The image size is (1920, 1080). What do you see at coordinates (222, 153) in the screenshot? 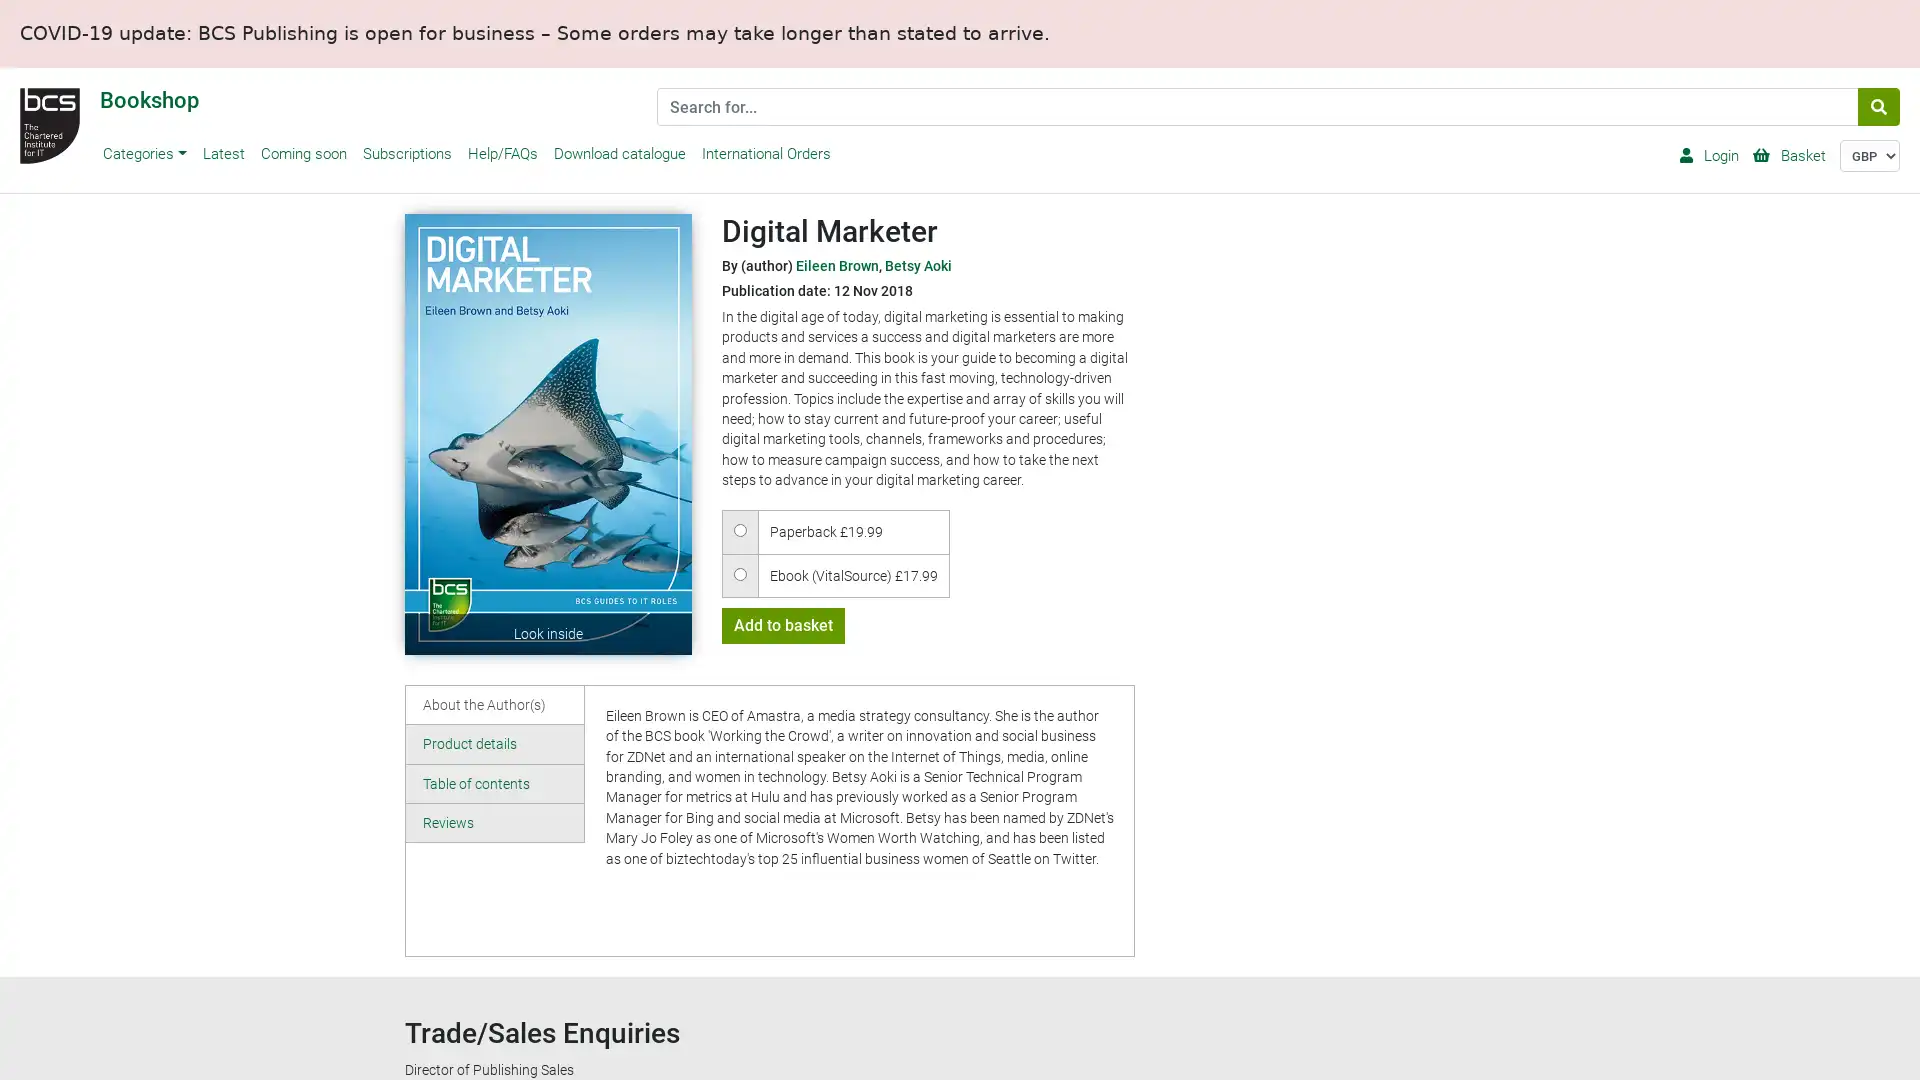
I see `Latest` at bounding box center [222, 153].